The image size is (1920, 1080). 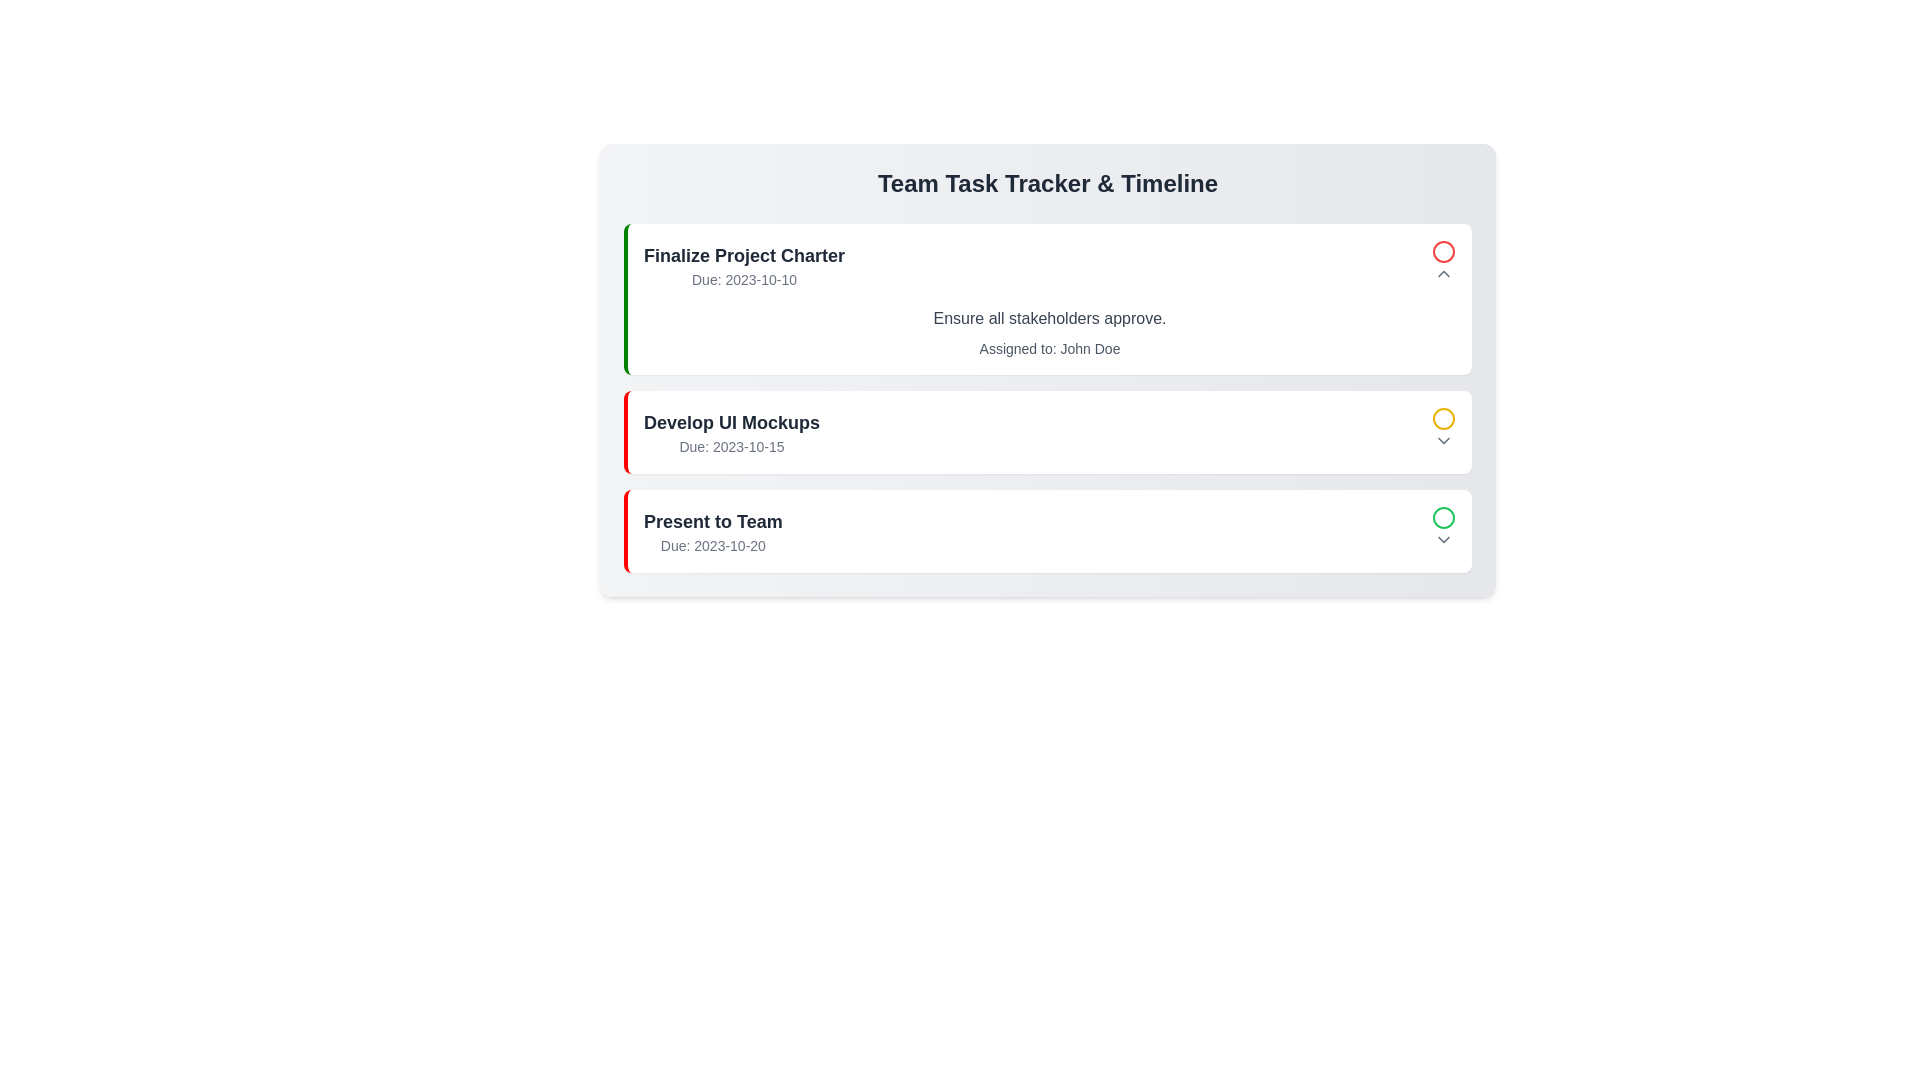 I want to click on the text label displaying 'Assigned to: John Doe' located under the item 'Finalize Project Charter' in the task tracker interface to interact with or modify the assignment, so click(x=1049, y=347).